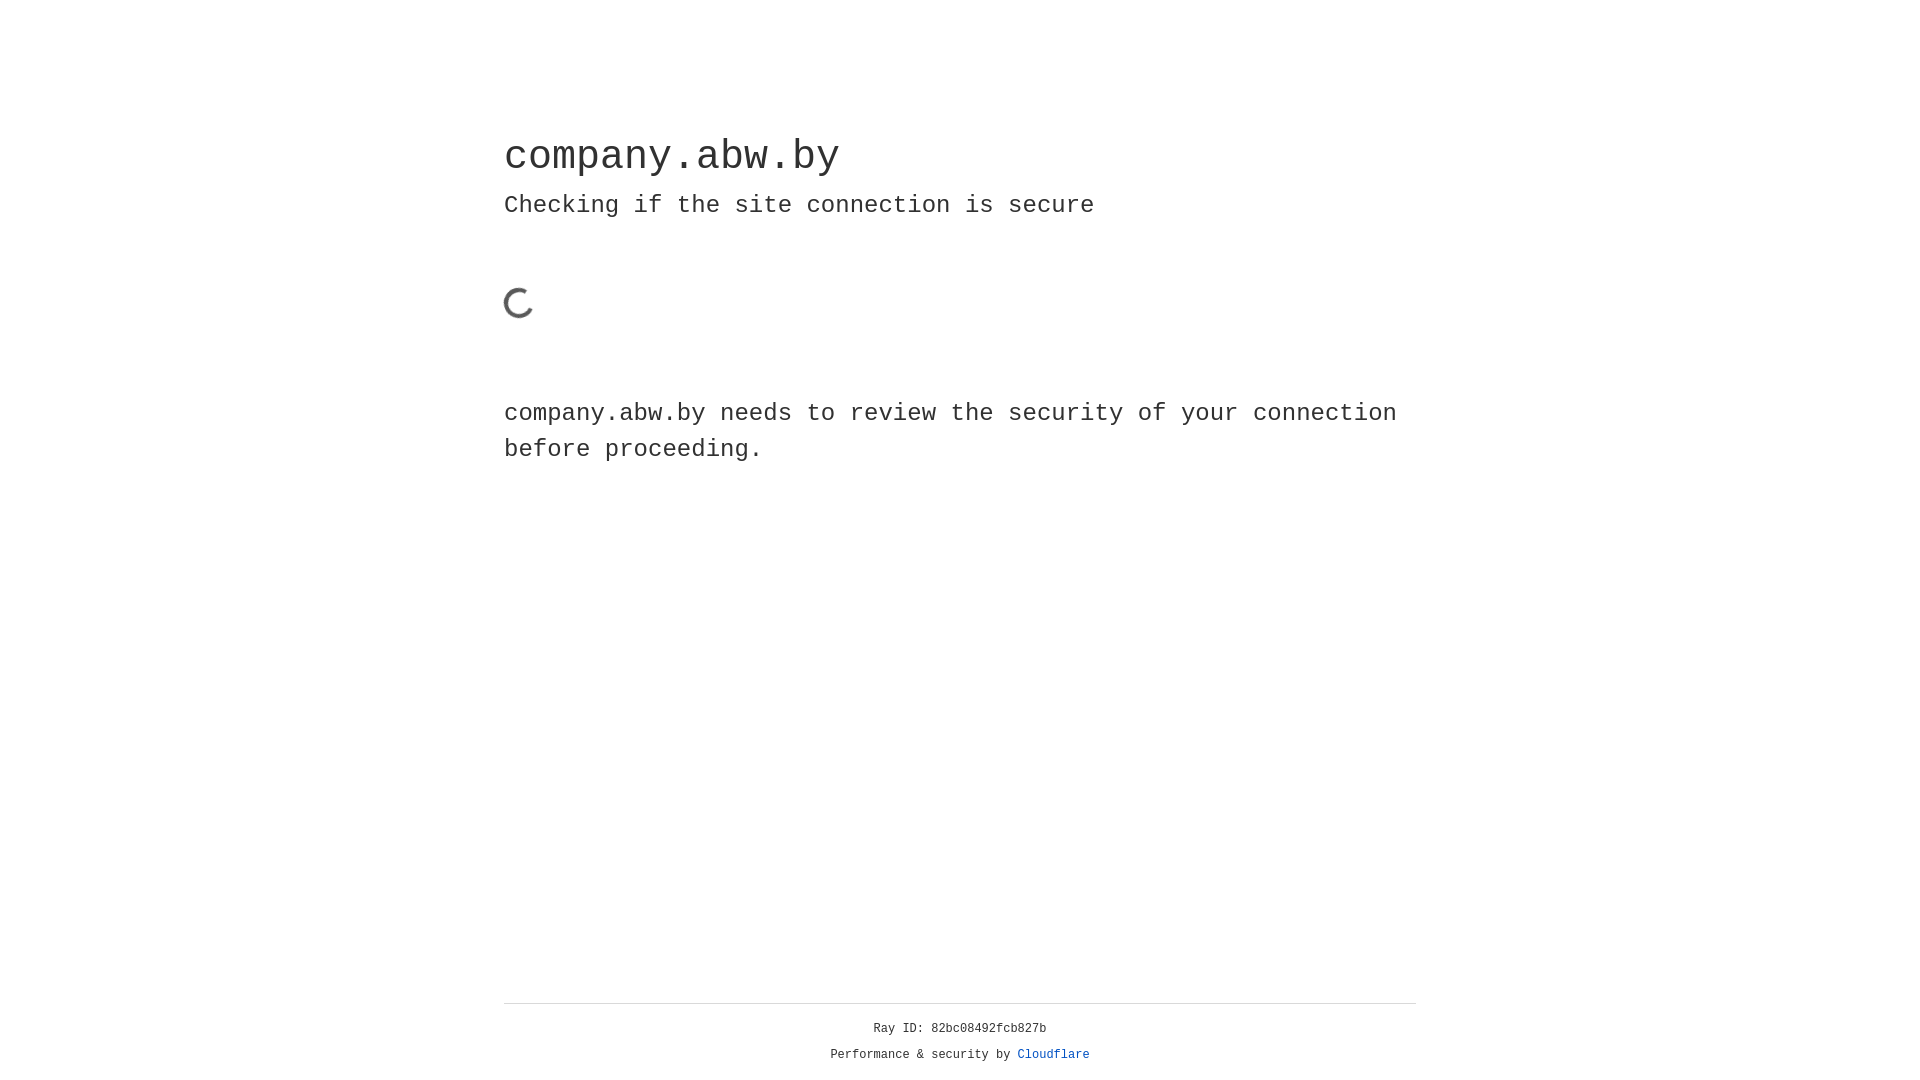 The image size is (1920, 1080). I want to click on 'Cloudflare', so click(1053, 1054).